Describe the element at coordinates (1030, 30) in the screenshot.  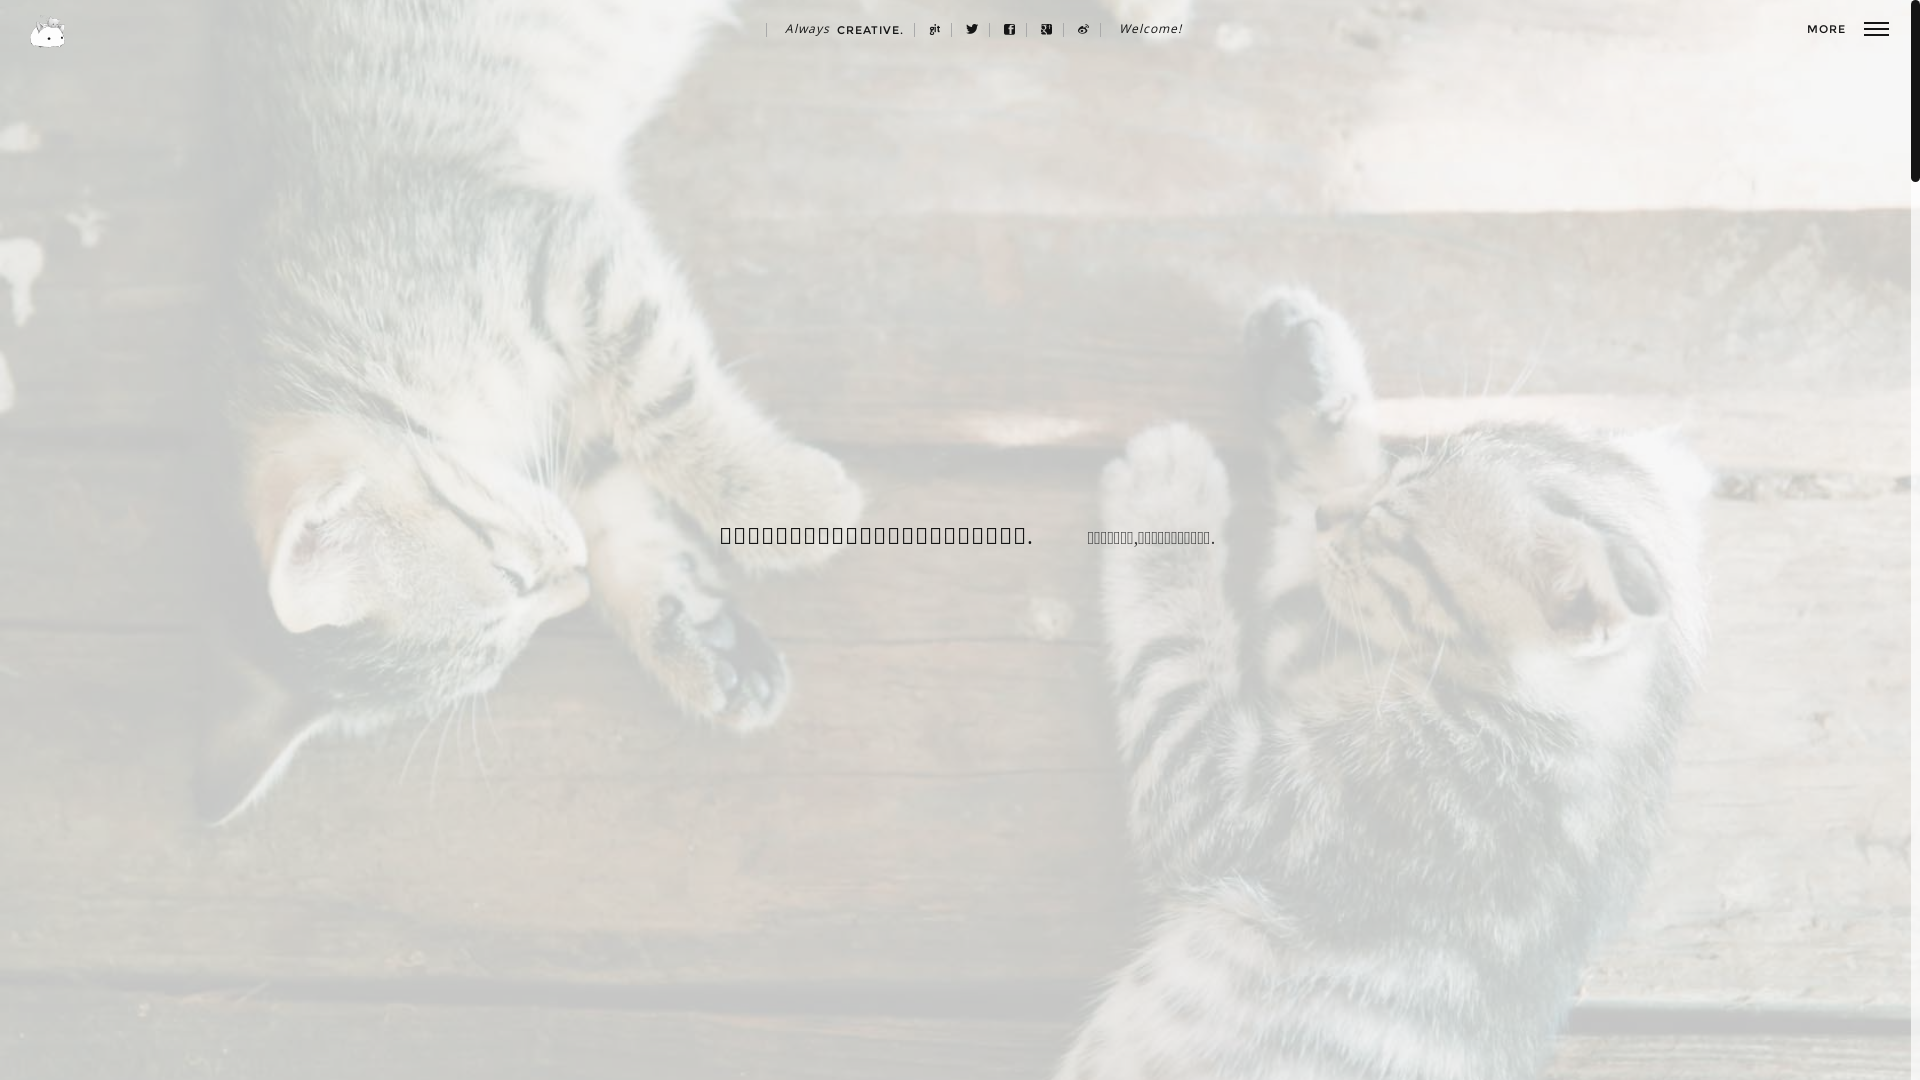
I see `'Google-Plus'` at that location.